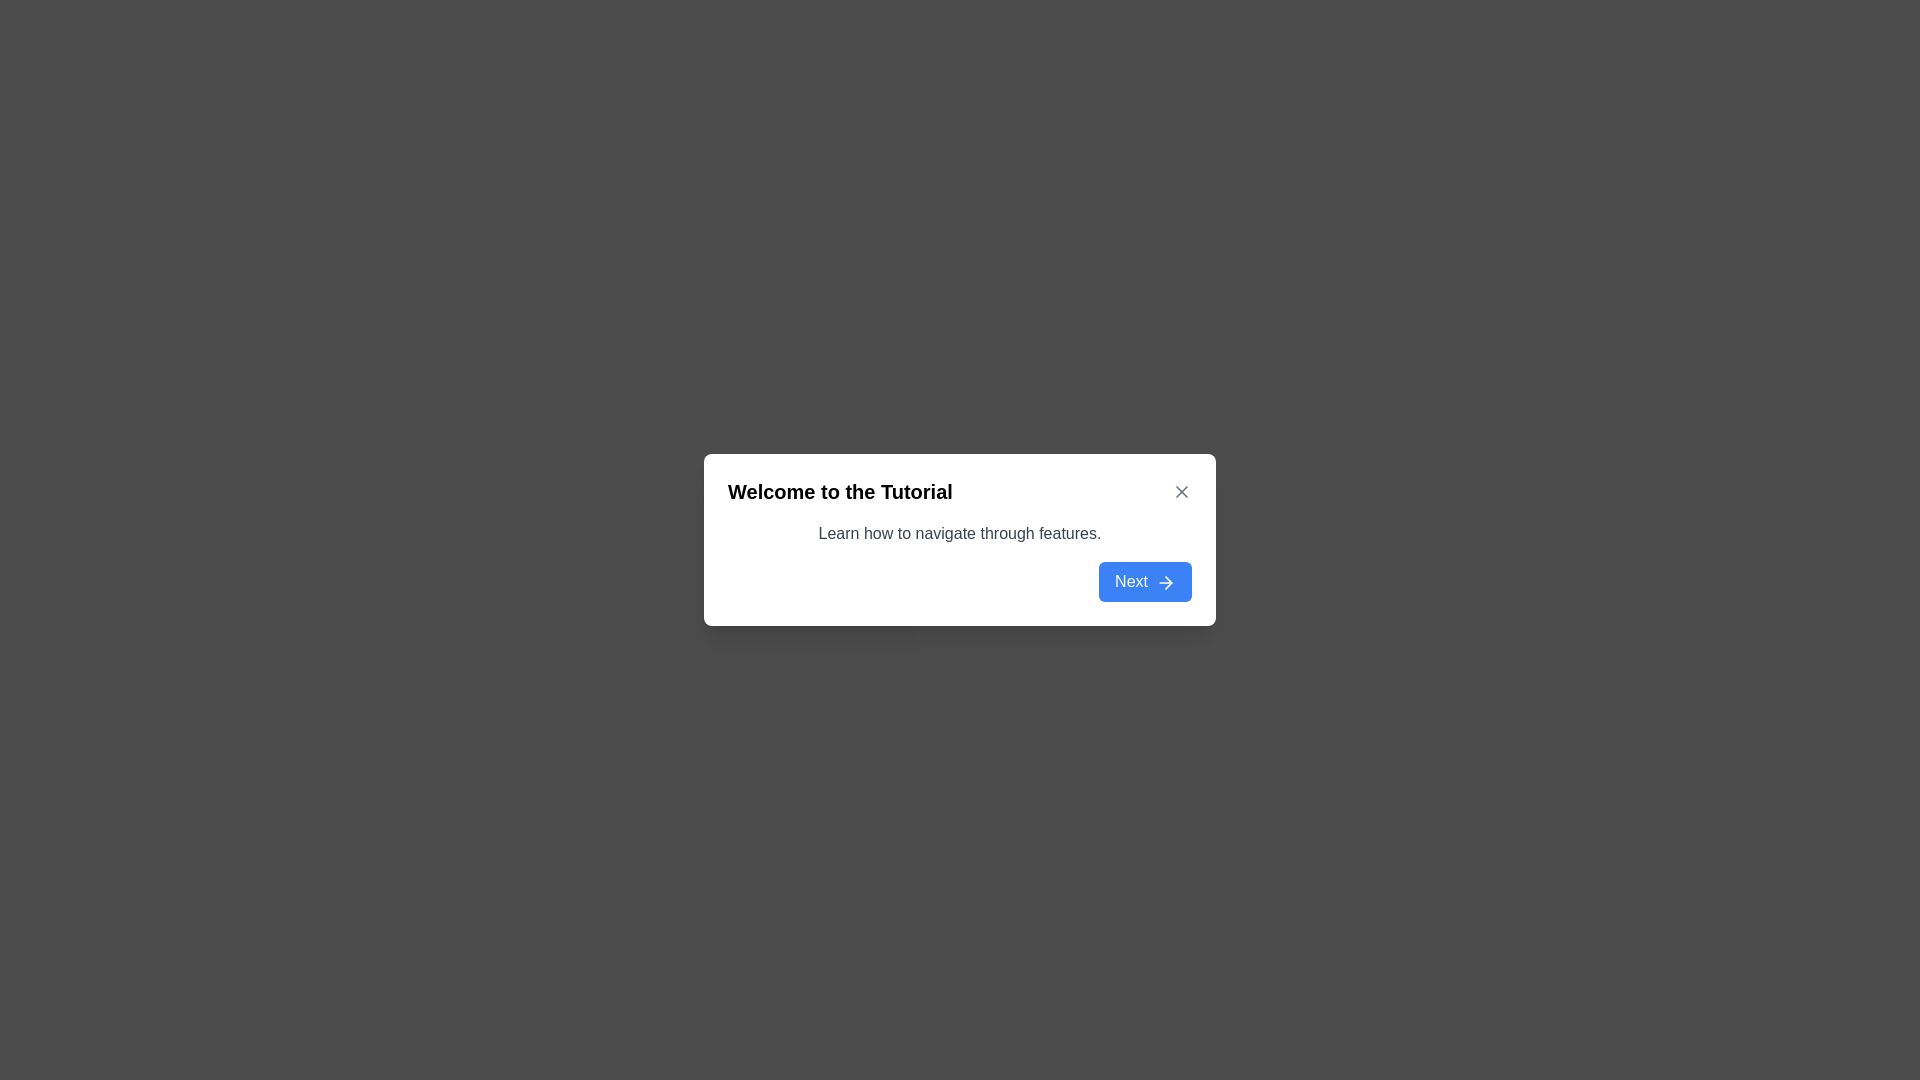  I want to click on the decorative arrow icon within the 'Next' button located in the lower-right corner of the 'Welcome to the Tutorial' modal window, so click(1168, 582).